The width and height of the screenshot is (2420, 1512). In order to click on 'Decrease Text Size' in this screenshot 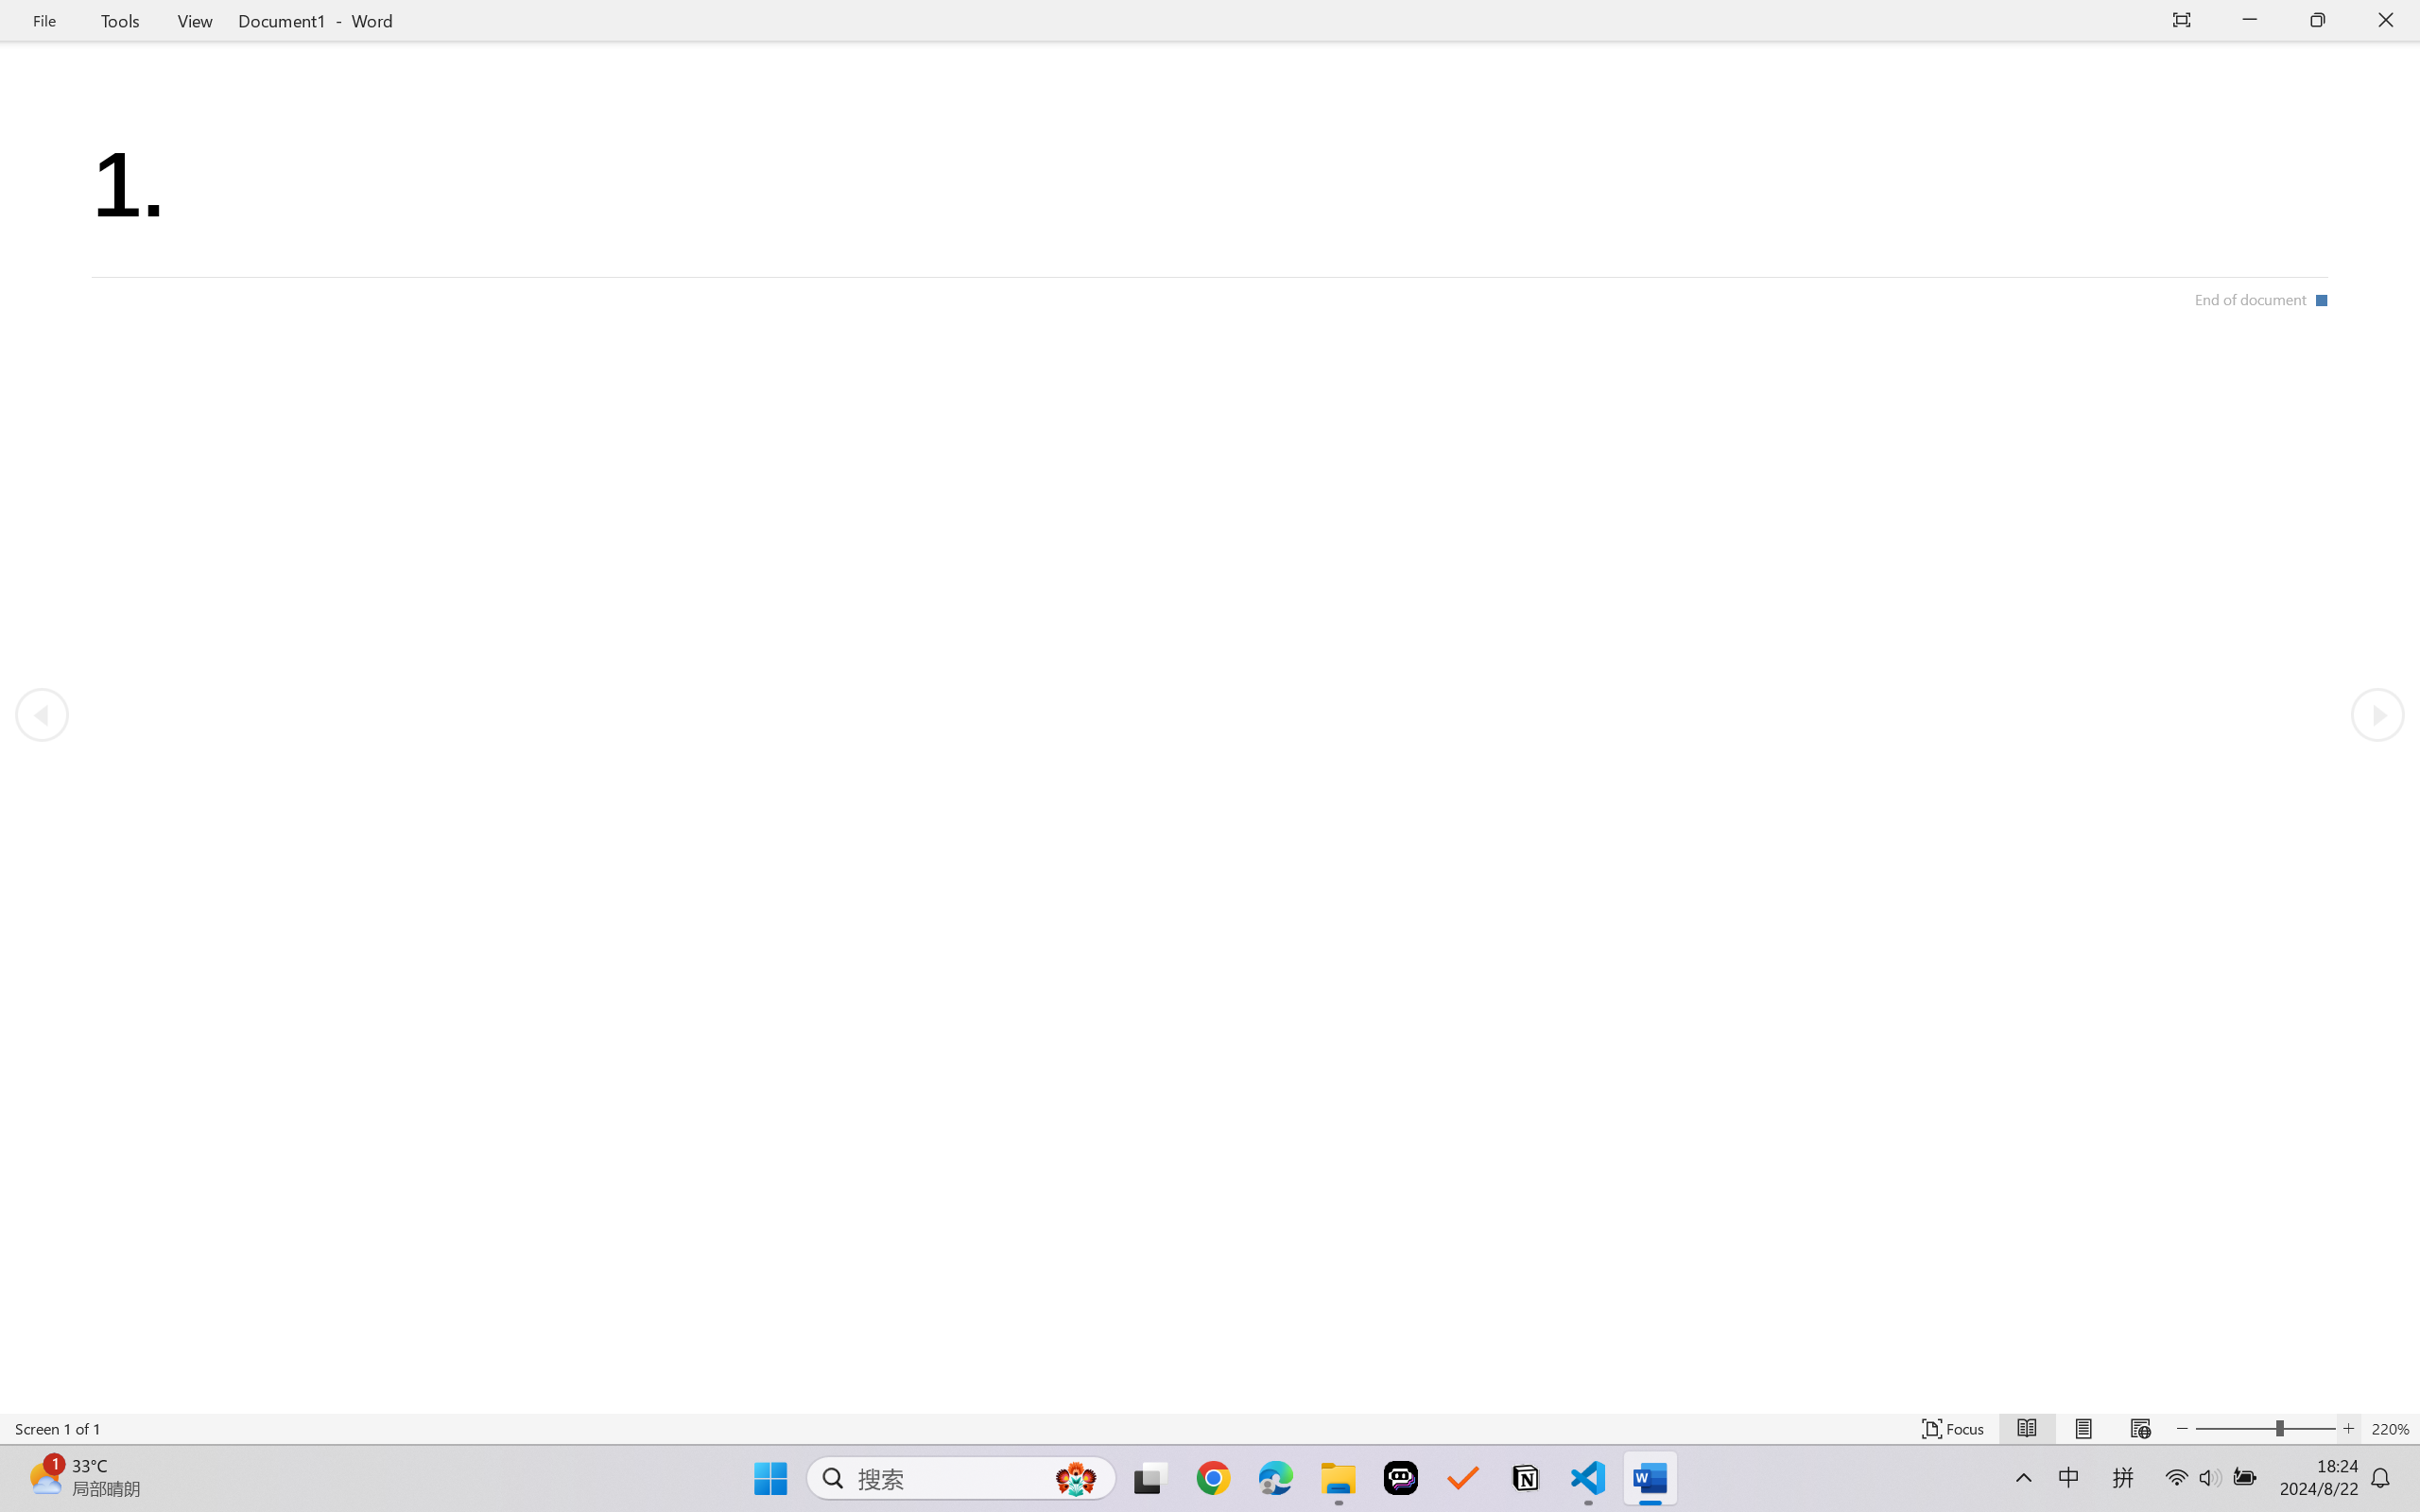, I will do `click(2182, 1428)`.